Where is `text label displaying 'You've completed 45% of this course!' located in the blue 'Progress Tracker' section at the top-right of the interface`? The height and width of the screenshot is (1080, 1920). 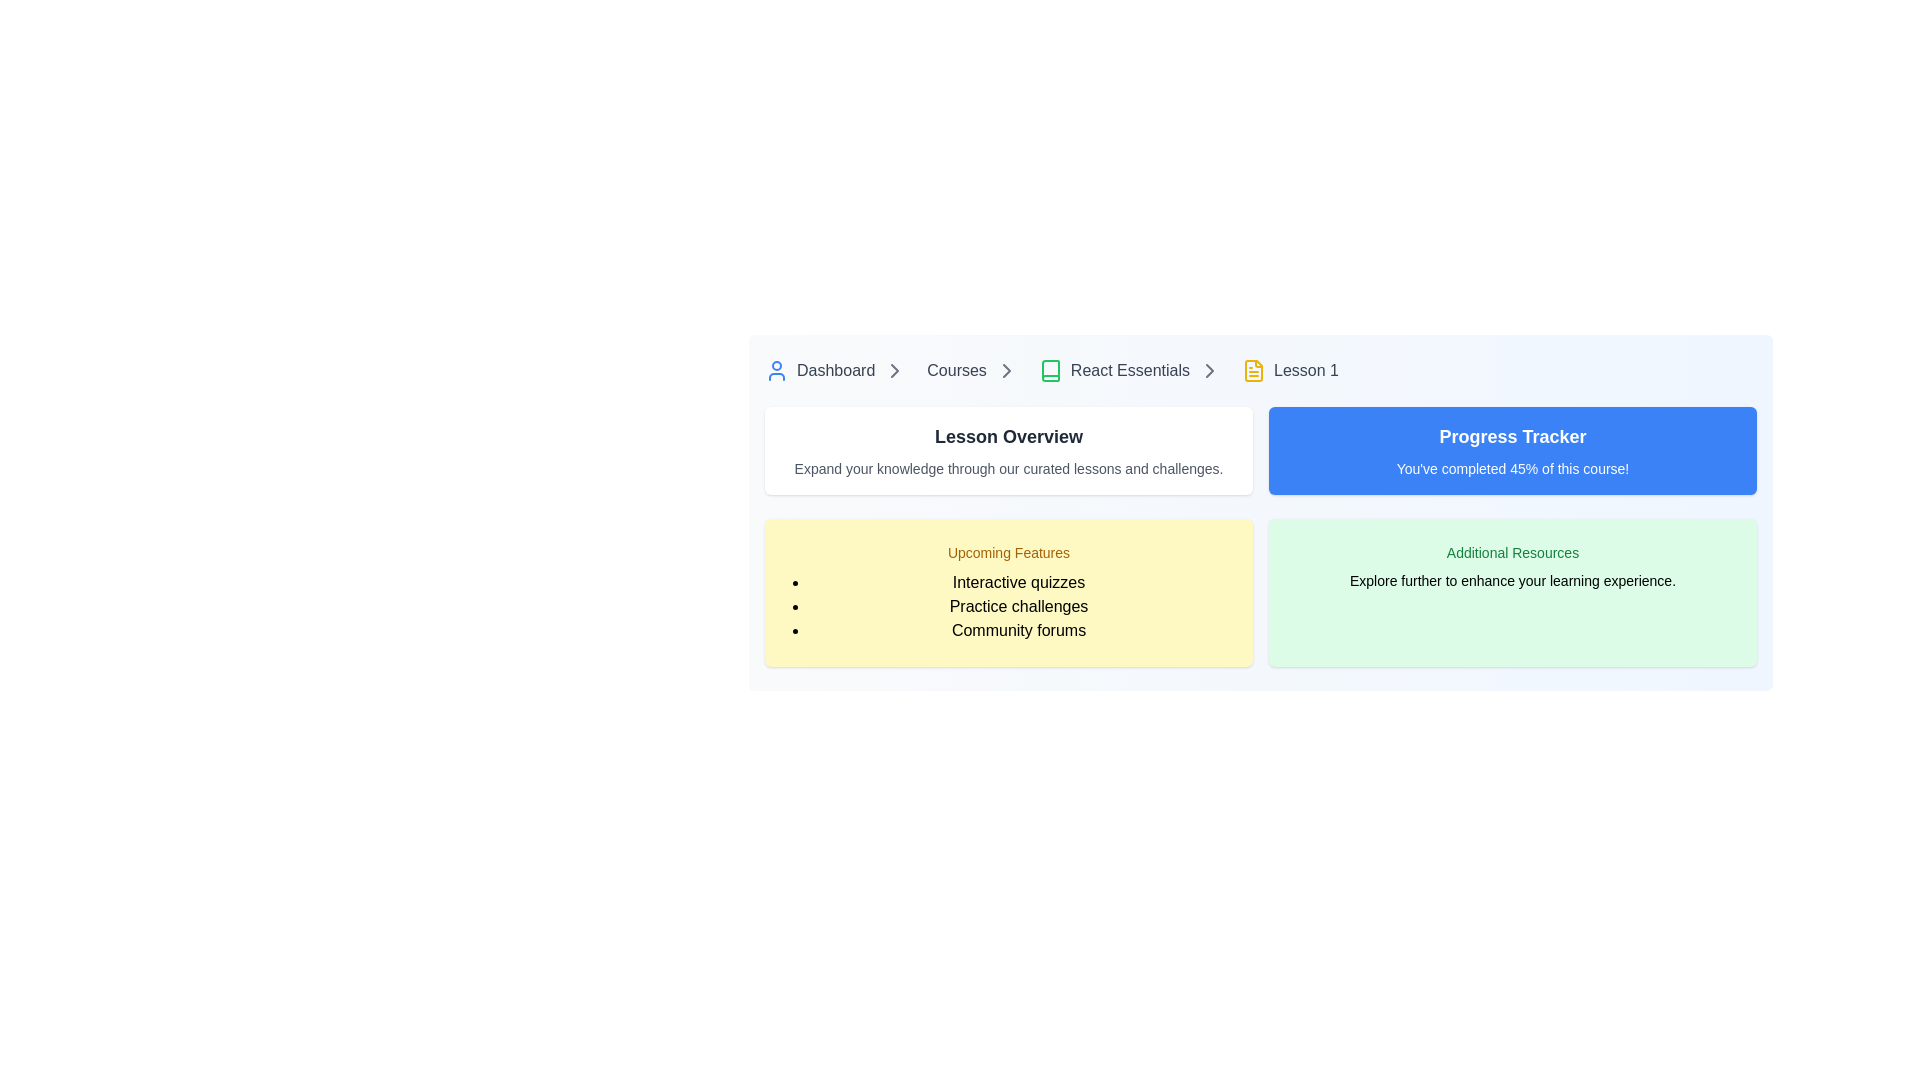
text label displaying 'You've completed 45% of this course!' located in the blue 'Progress Tracker' section at the top-right of the interface is located at coordinates (1512, 469).